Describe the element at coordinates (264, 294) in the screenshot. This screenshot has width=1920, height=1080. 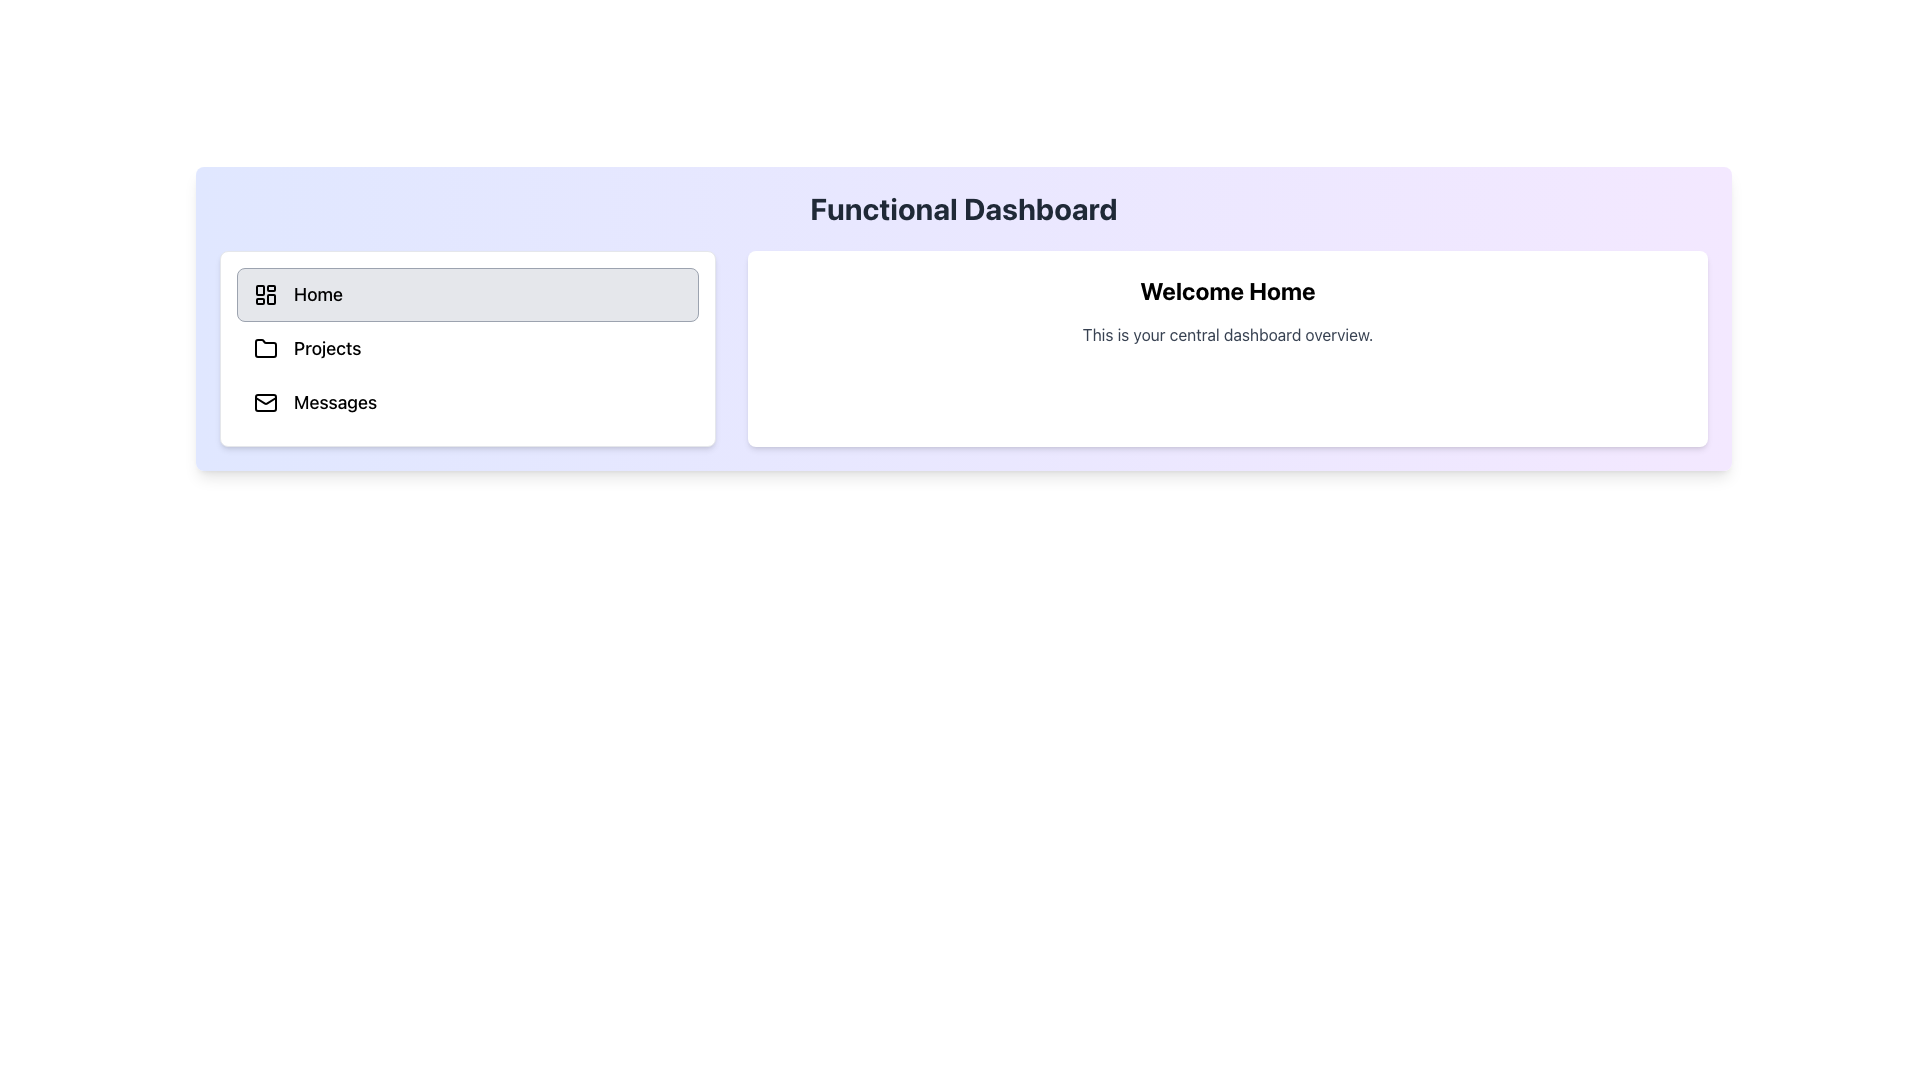
I see `the dashboard layout icon located to the left of the 'Home' label within the 'Home' button element` at that location.